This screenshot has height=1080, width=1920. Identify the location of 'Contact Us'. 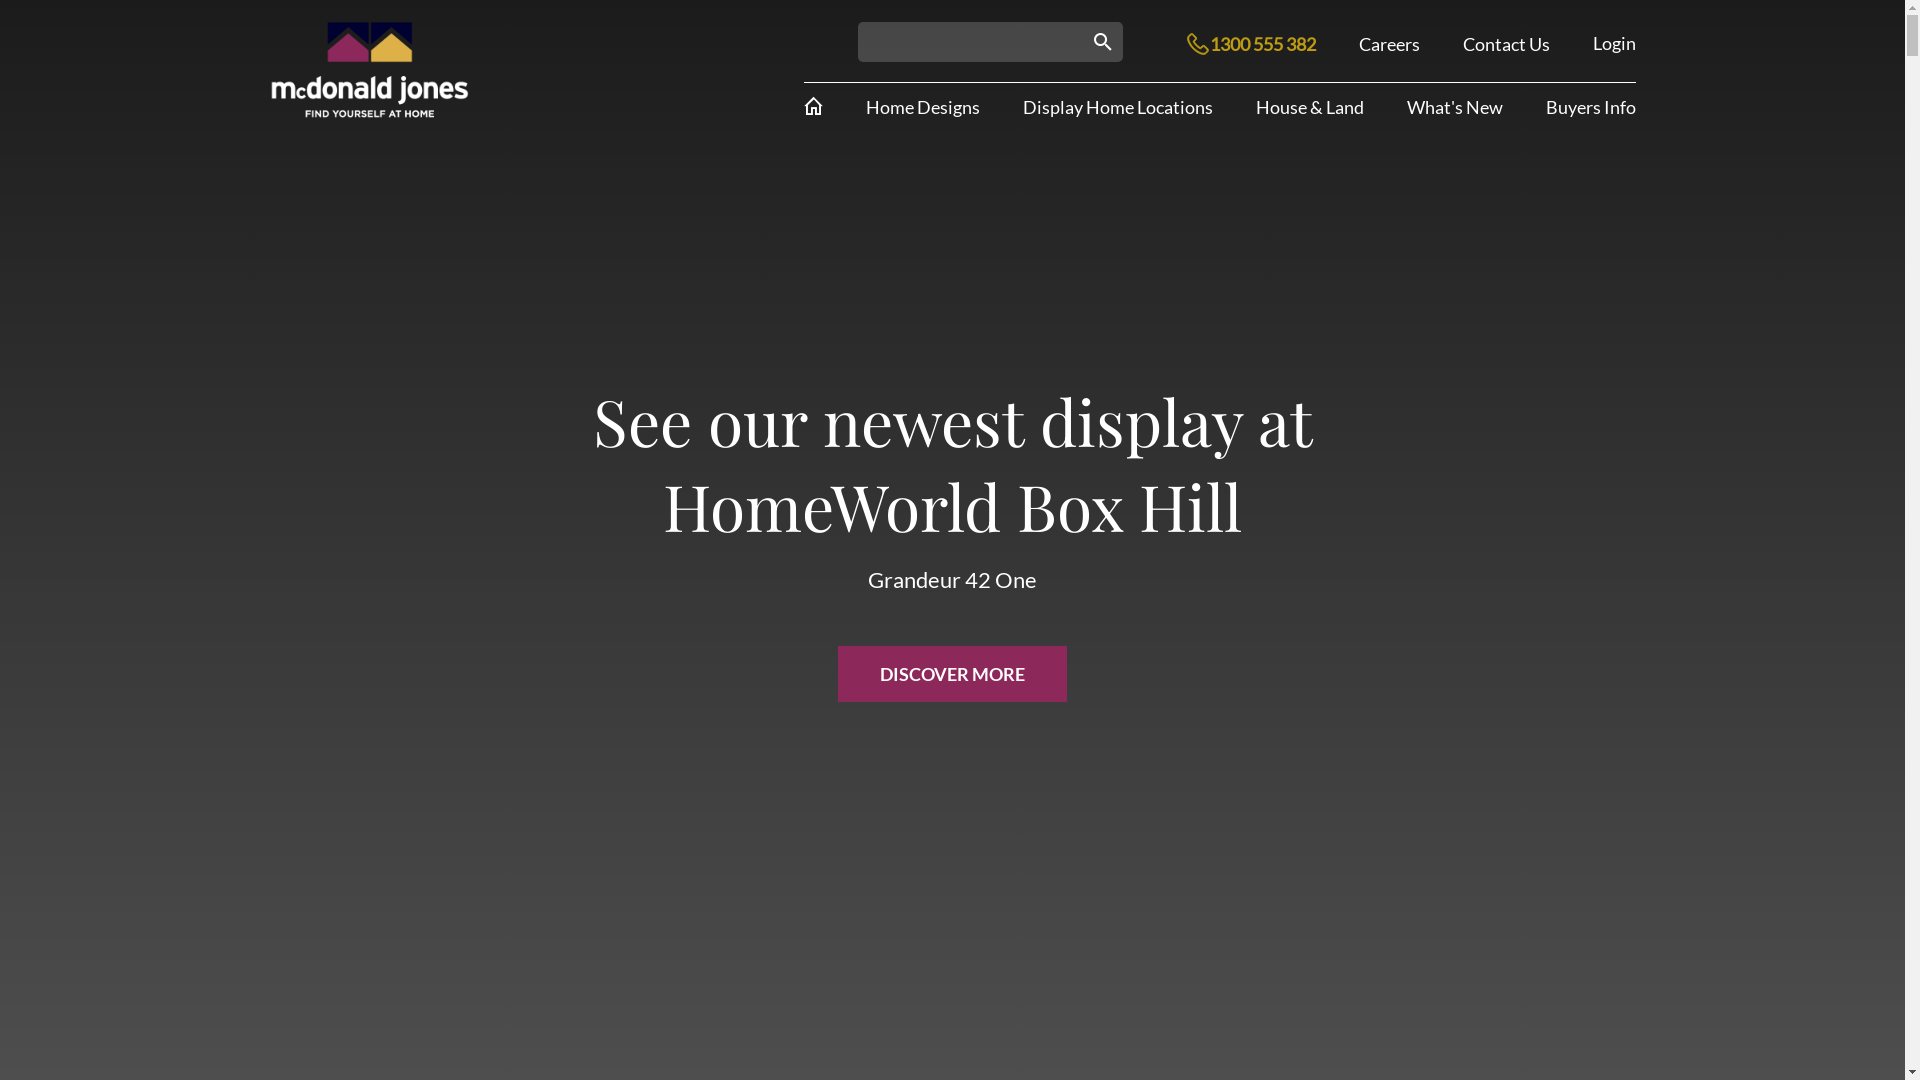
(1505, 43).